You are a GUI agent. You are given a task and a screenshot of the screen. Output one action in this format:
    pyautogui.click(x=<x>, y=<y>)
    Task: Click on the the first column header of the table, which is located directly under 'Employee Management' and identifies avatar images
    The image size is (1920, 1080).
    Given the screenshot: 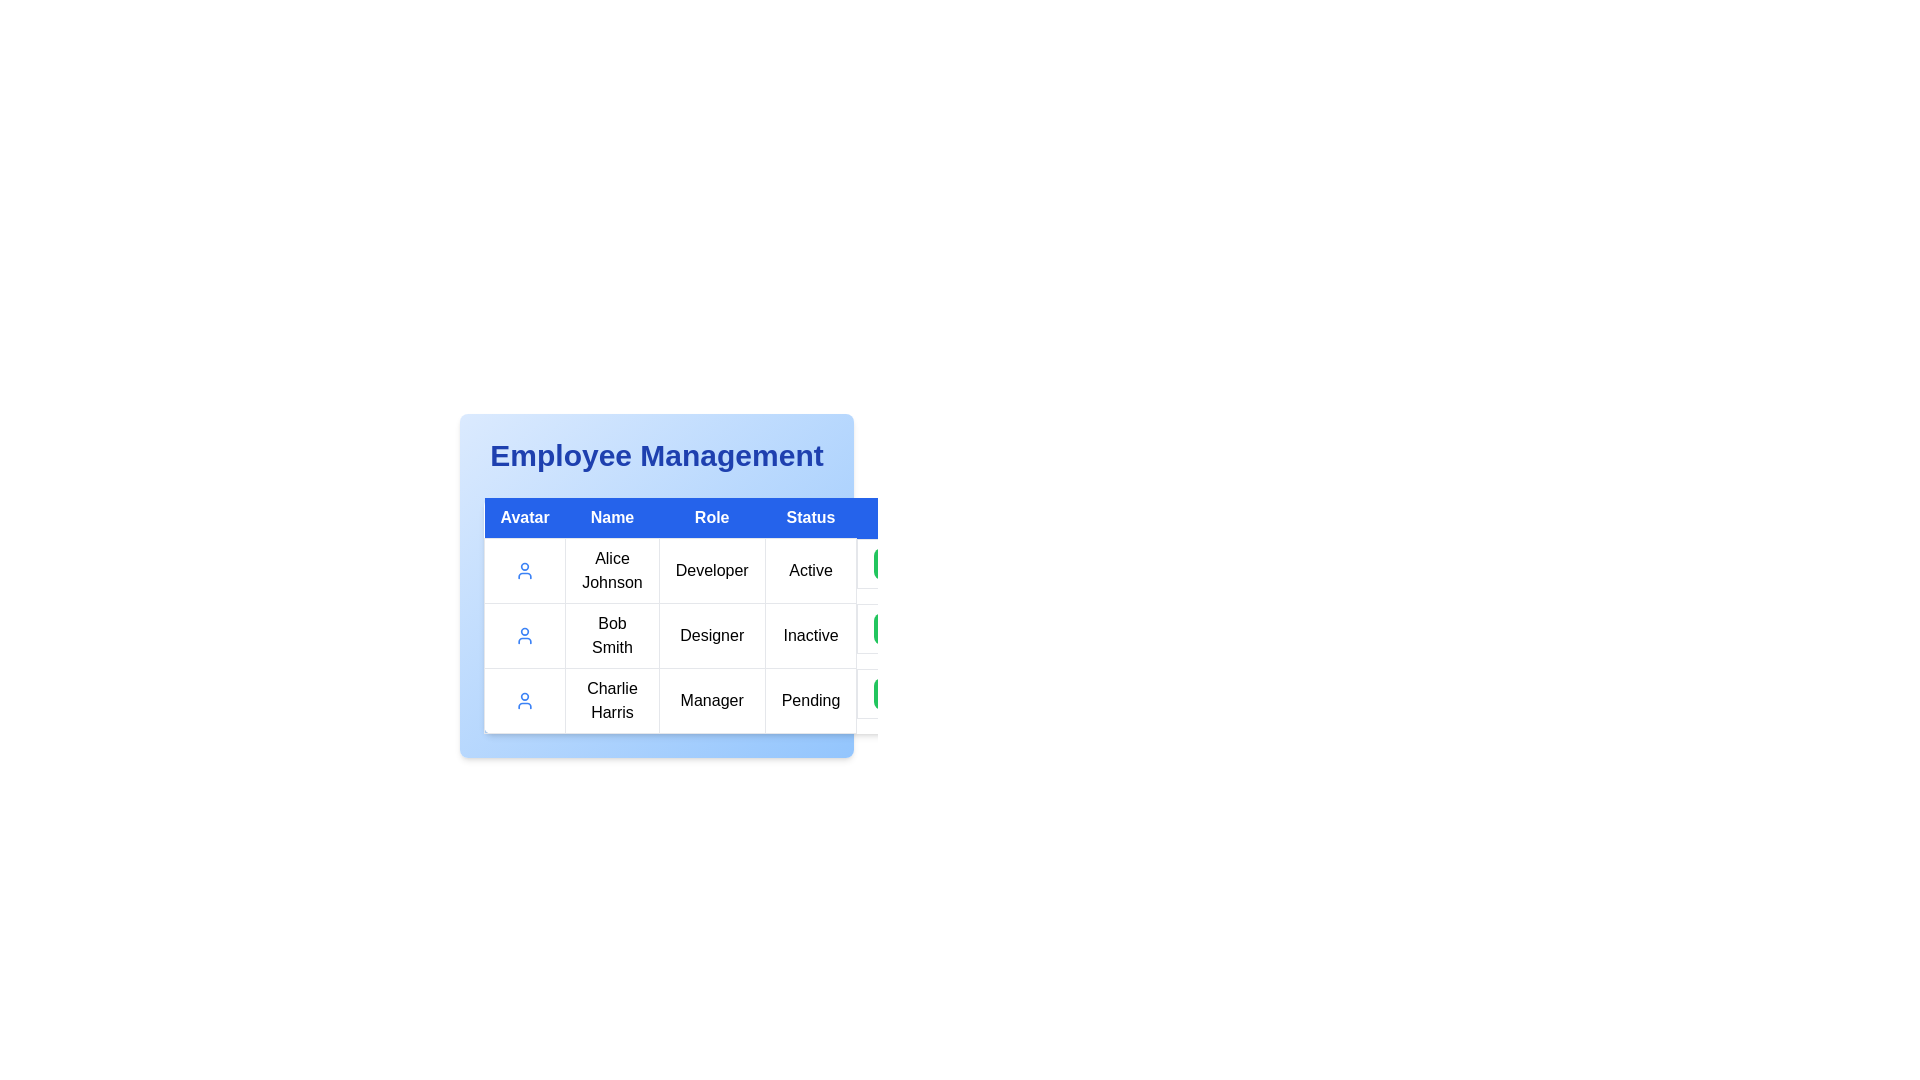 What is the action you would take?
    pyautogui.click(x=525, y=517)
    